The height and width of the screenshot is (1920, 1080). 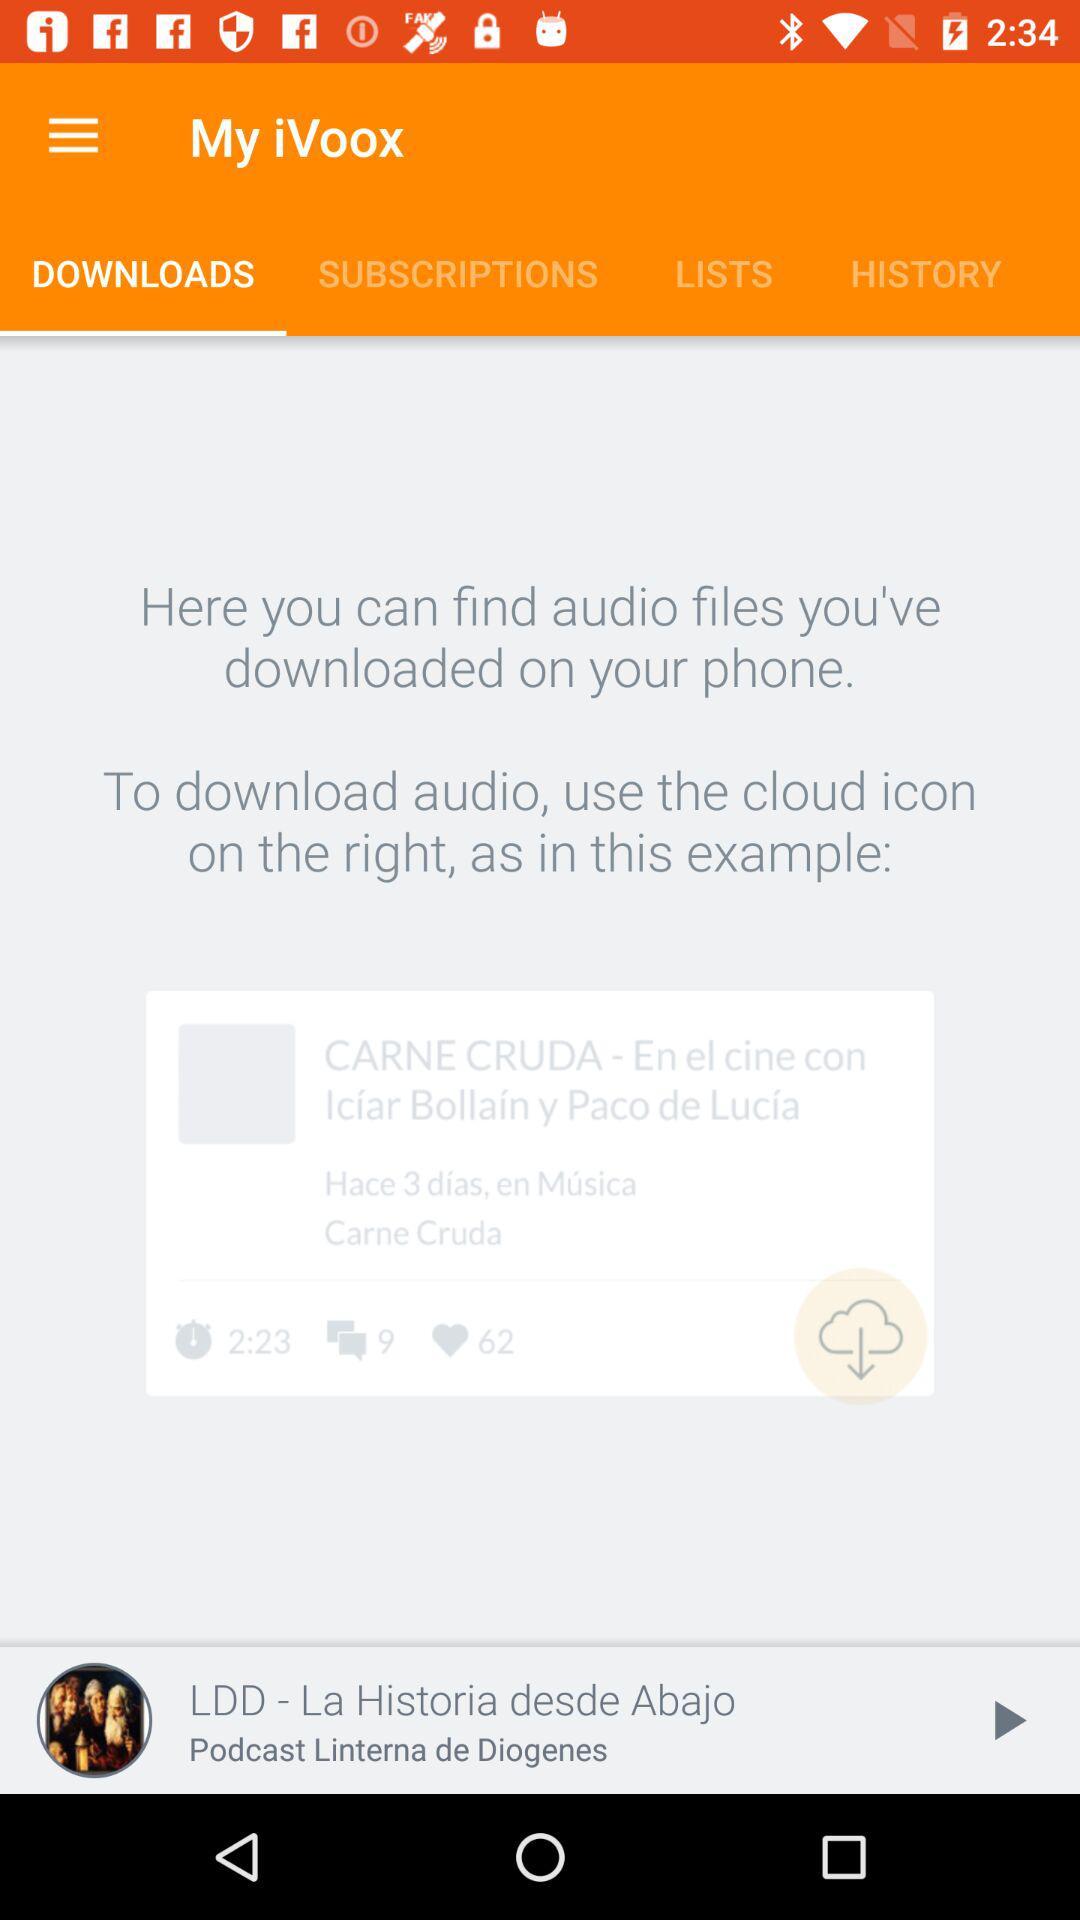 What do you see at coordinates (1006, 1719) in the screenshot?
I see `the icon to the right of ldd la historia icon` at bounding box center [1006, 1719].